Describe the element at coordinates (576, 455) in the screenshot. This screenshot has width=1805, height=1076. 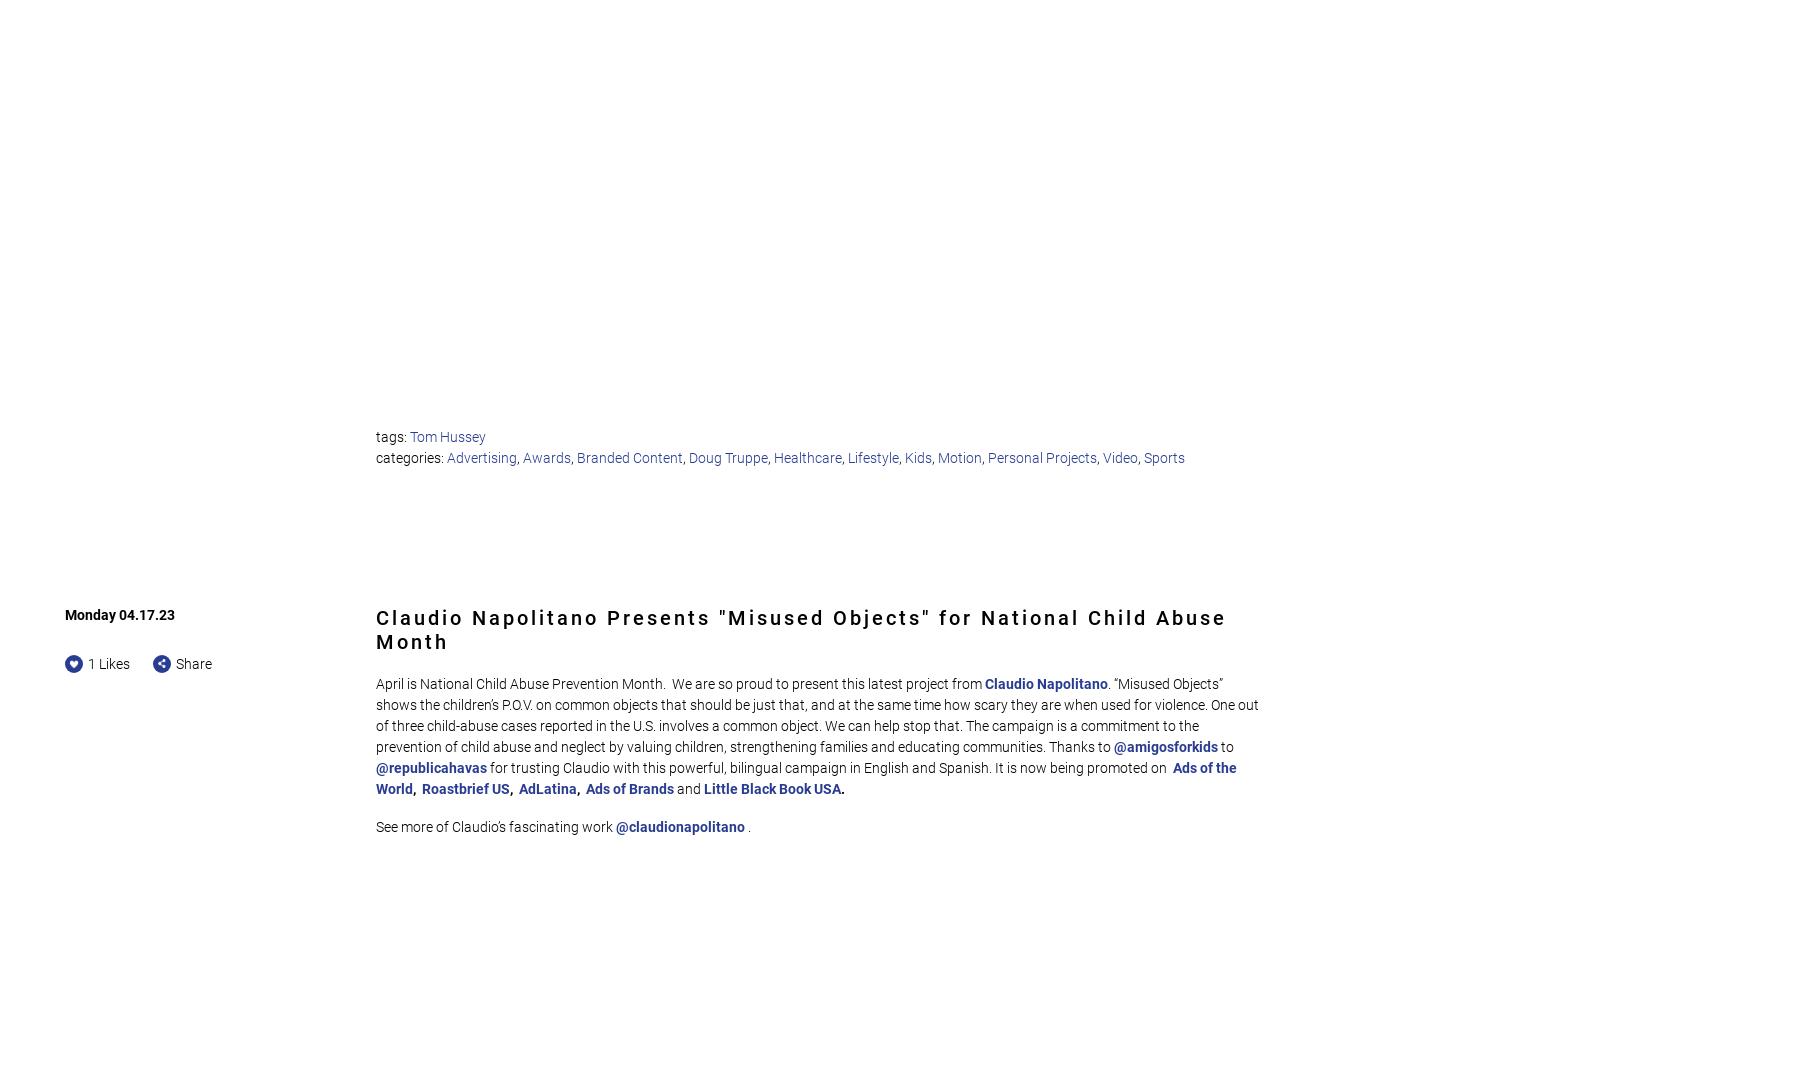
I see `'Branded Content'` at that location.